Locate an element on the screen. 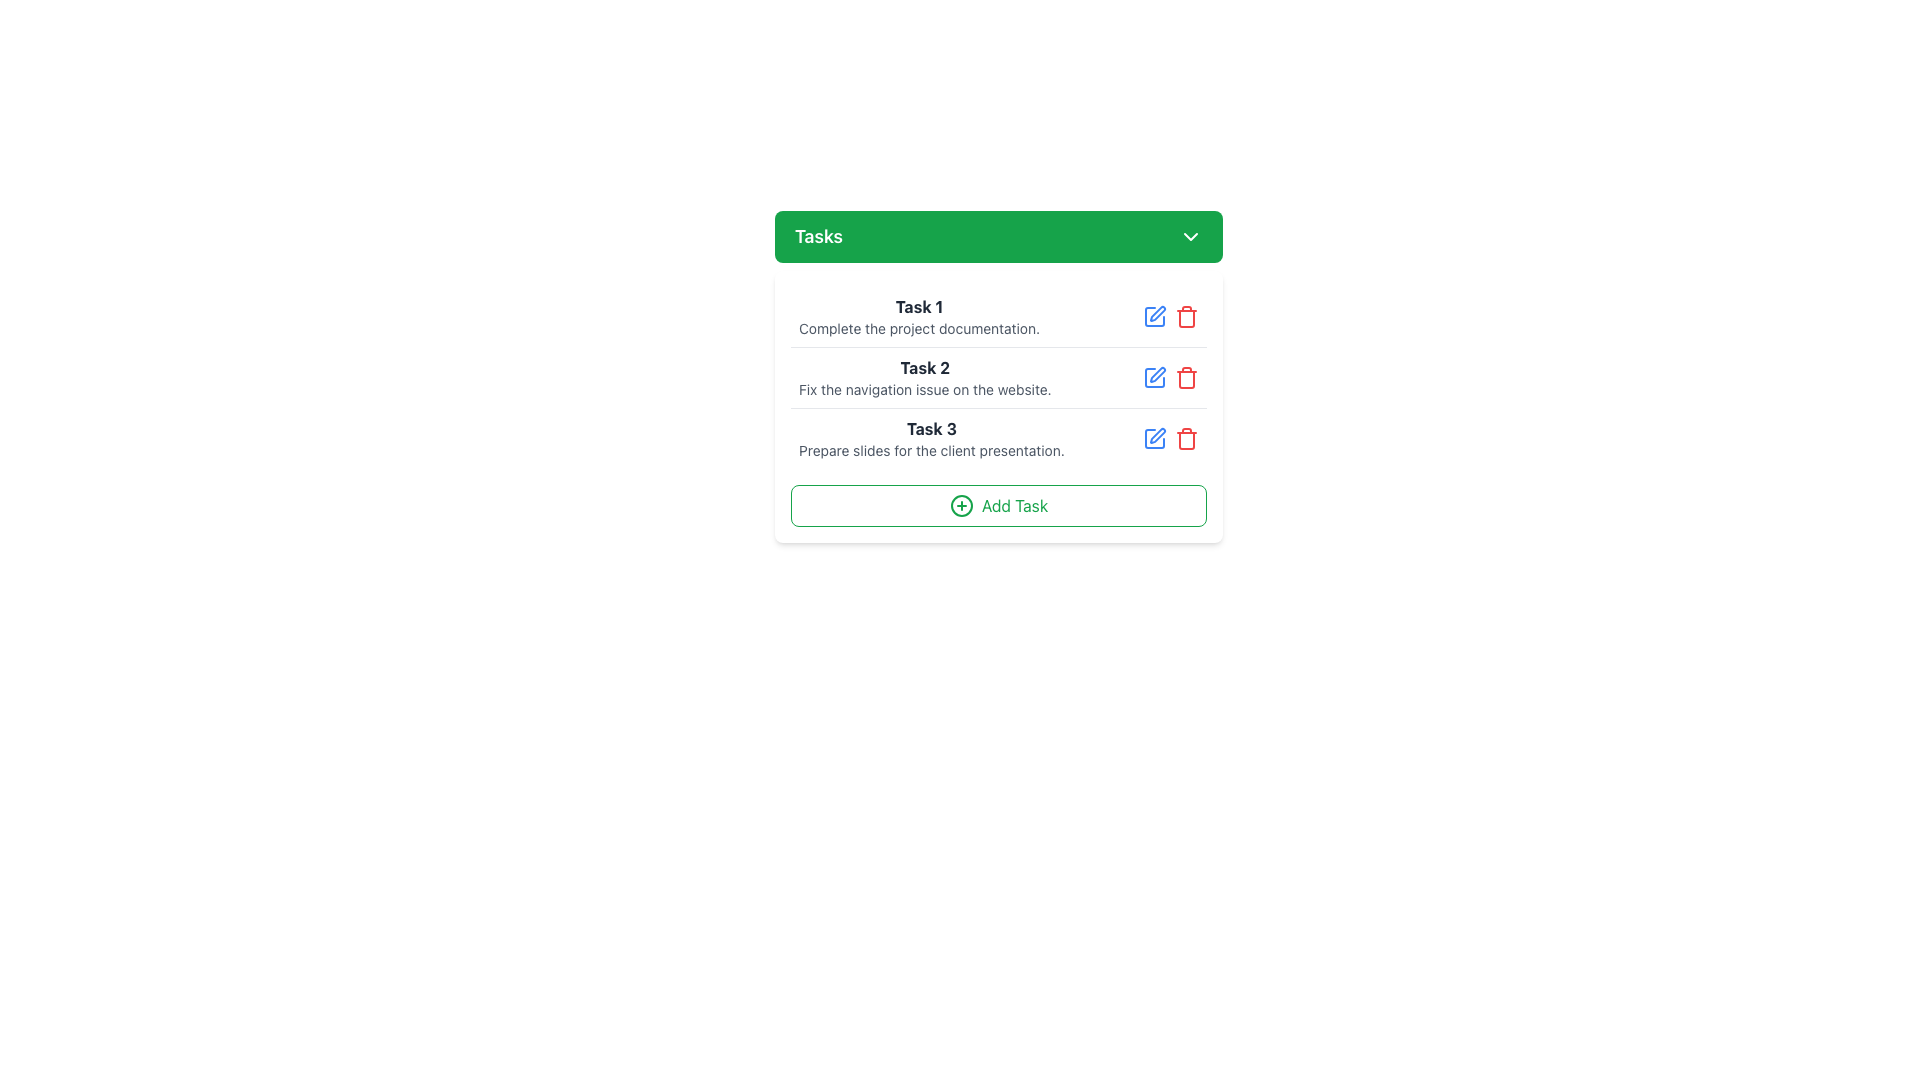  the edit button for 'Task 3' in the 'Tasks' interface is located at coordinates (1155, 438).